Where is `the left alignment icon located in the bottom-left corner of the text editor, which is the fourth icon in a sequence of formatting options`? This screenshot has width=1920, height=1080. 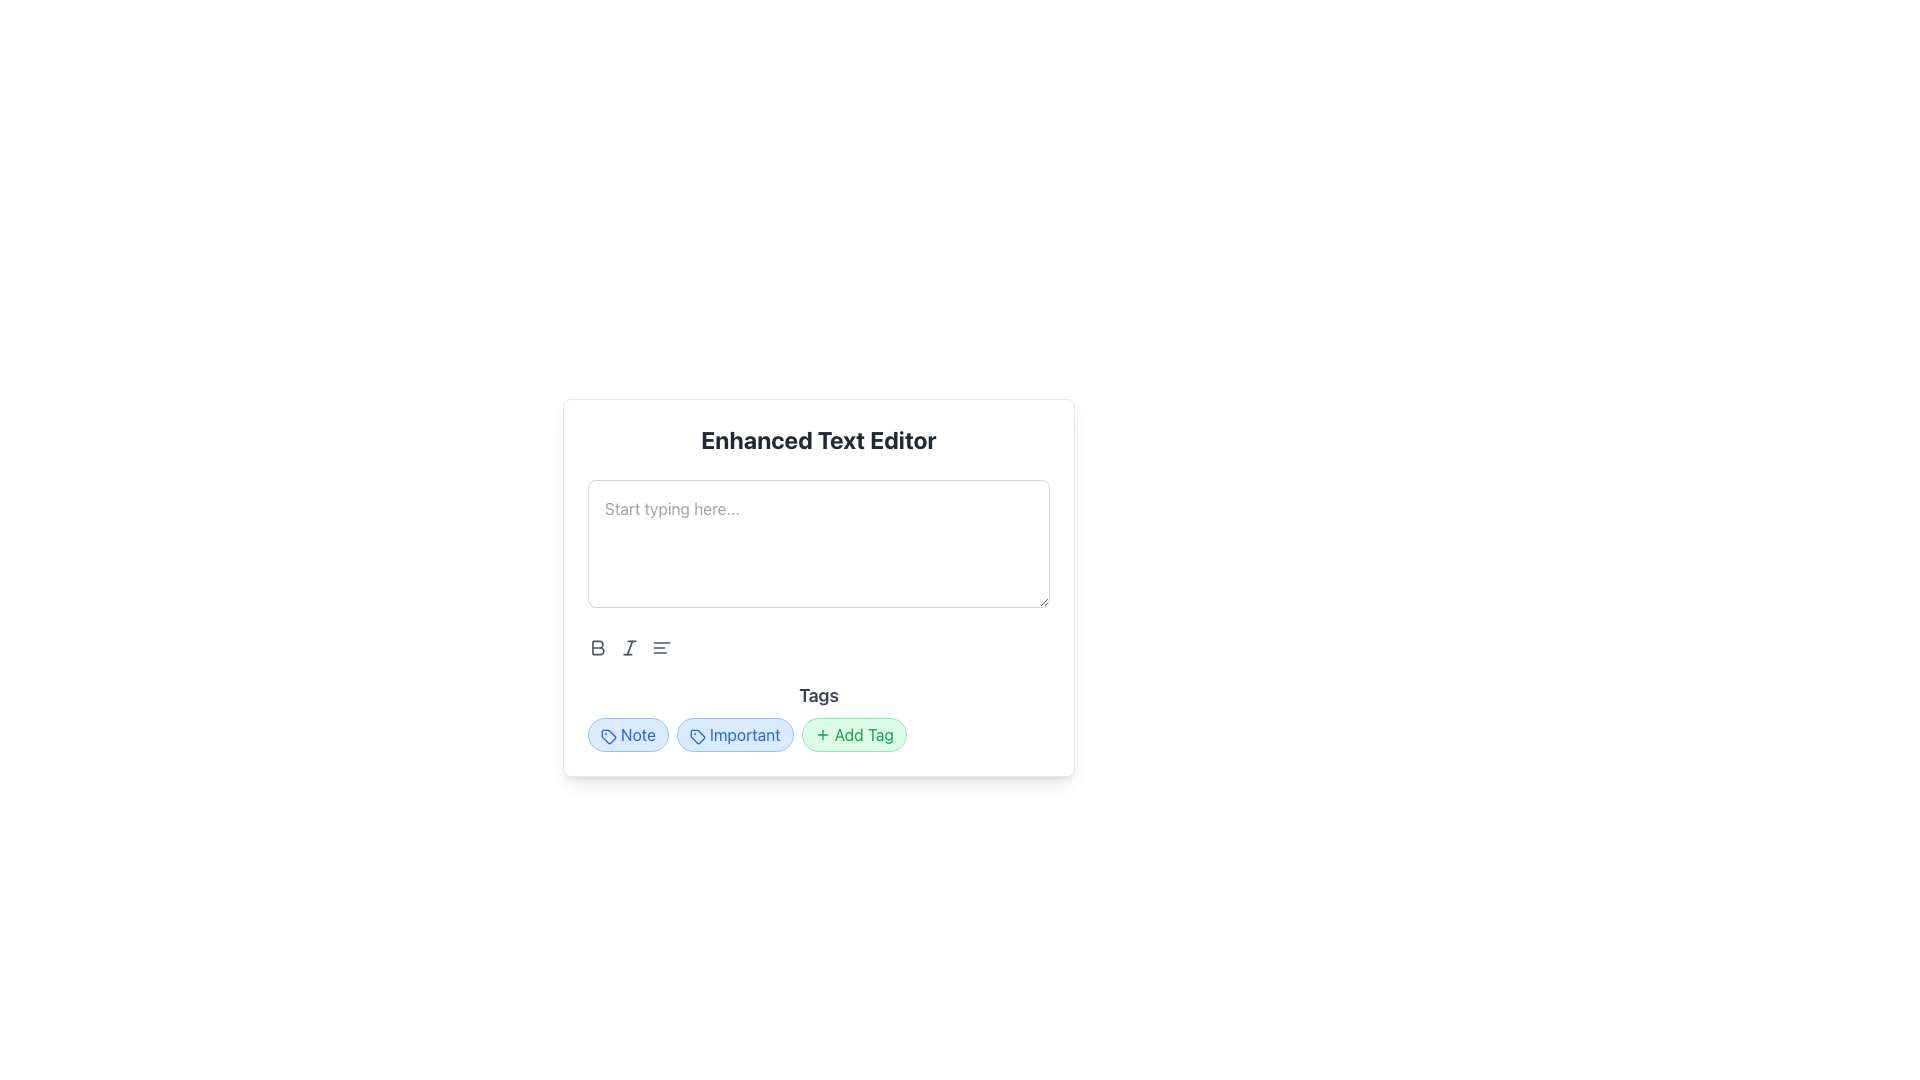
the left alignment icon located in the bottom-left corner of the text editor, which is the fourth icon in a sequence of formatting options is located at coordinates (662, 648).